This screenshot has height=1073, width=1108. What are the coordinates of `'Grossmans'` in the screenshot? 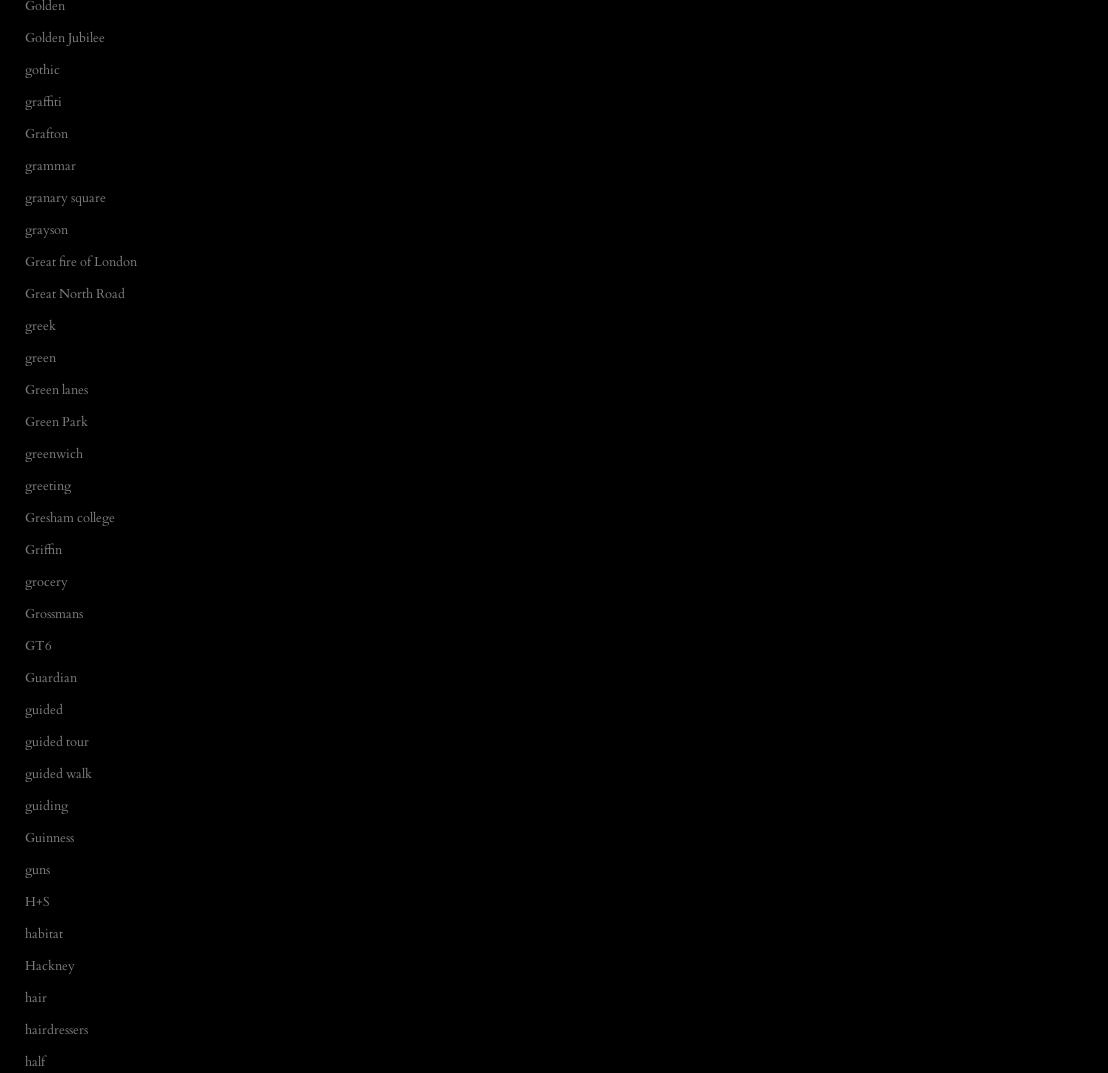 It's located at (25, 612).